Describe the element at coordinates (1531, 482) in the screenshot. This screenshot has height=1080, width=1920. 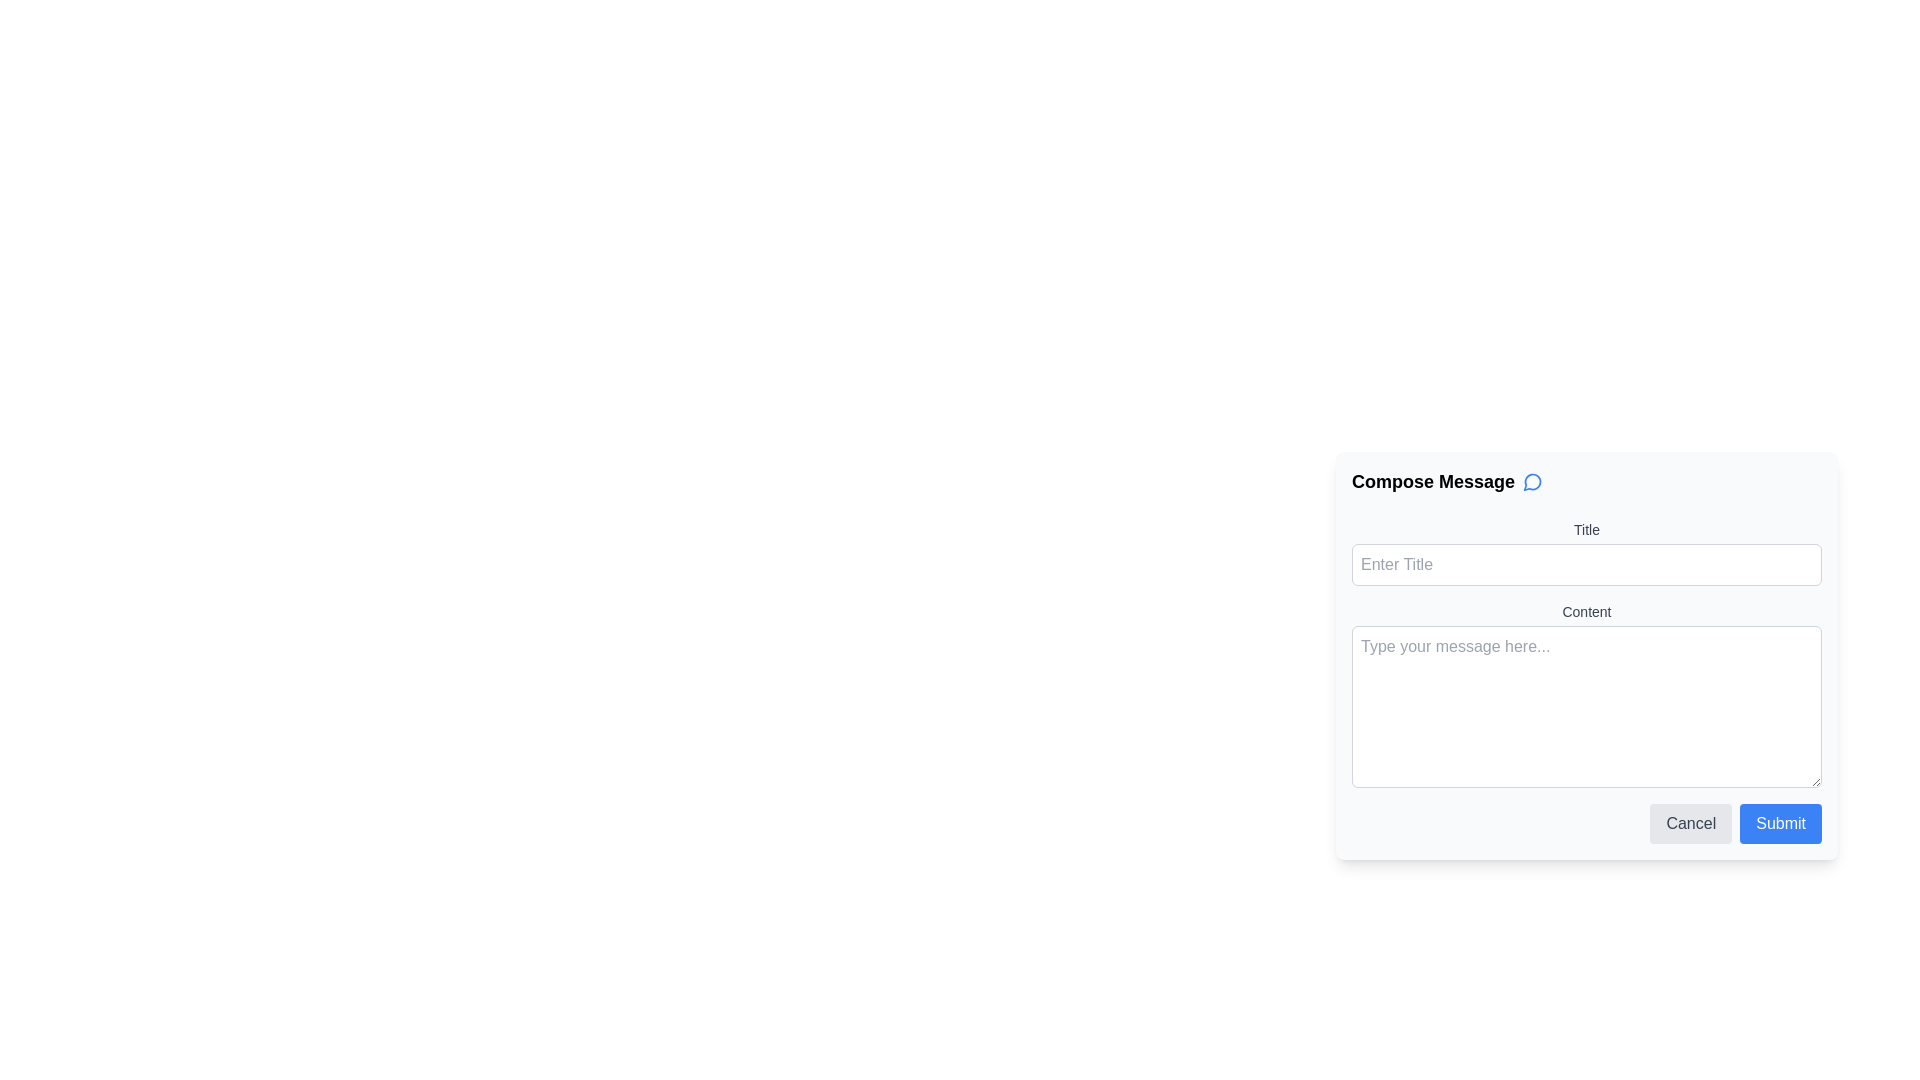
I see `the messaging icon located in the header of the 'Compose Message' panel, which is situated directly to the right of the title text 'Compose Message'` at that location.